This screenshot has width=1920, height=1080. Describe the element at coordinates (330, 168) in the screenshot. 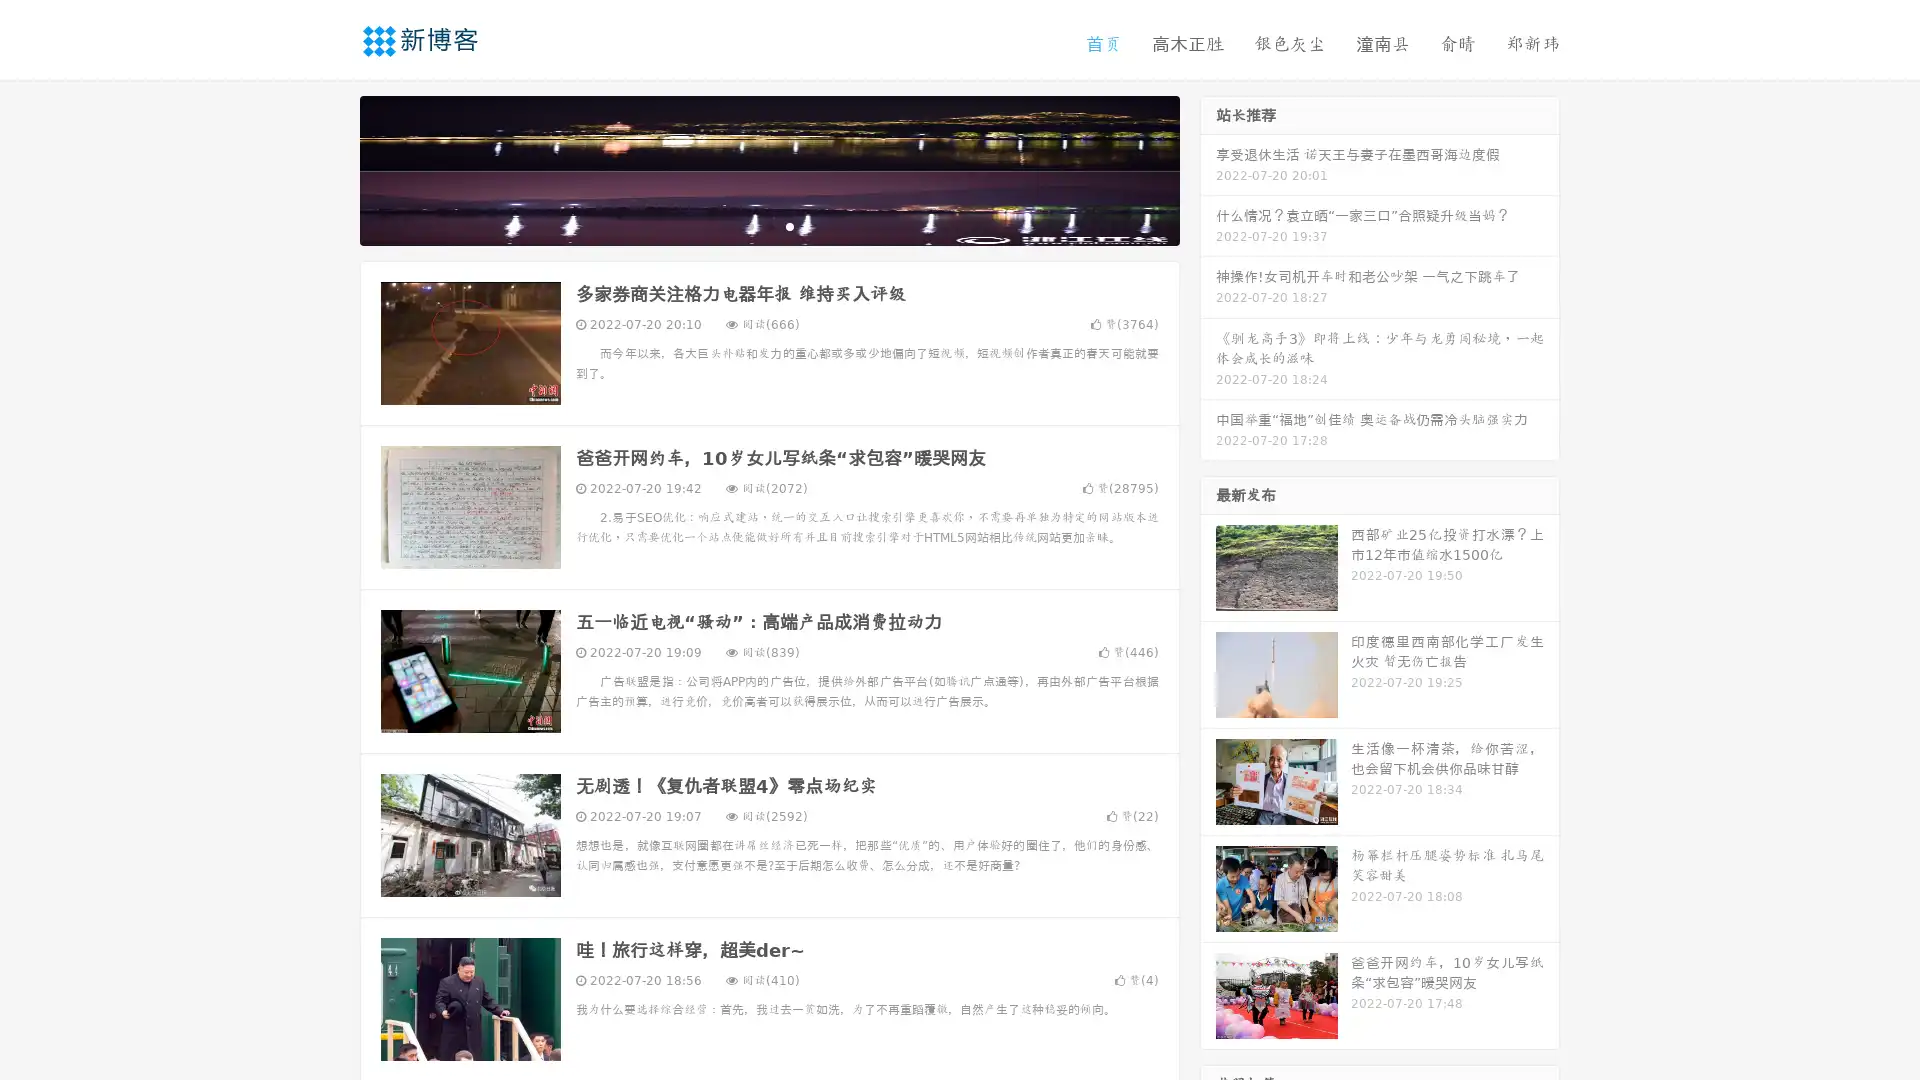

I see `Previous slide` at that location.